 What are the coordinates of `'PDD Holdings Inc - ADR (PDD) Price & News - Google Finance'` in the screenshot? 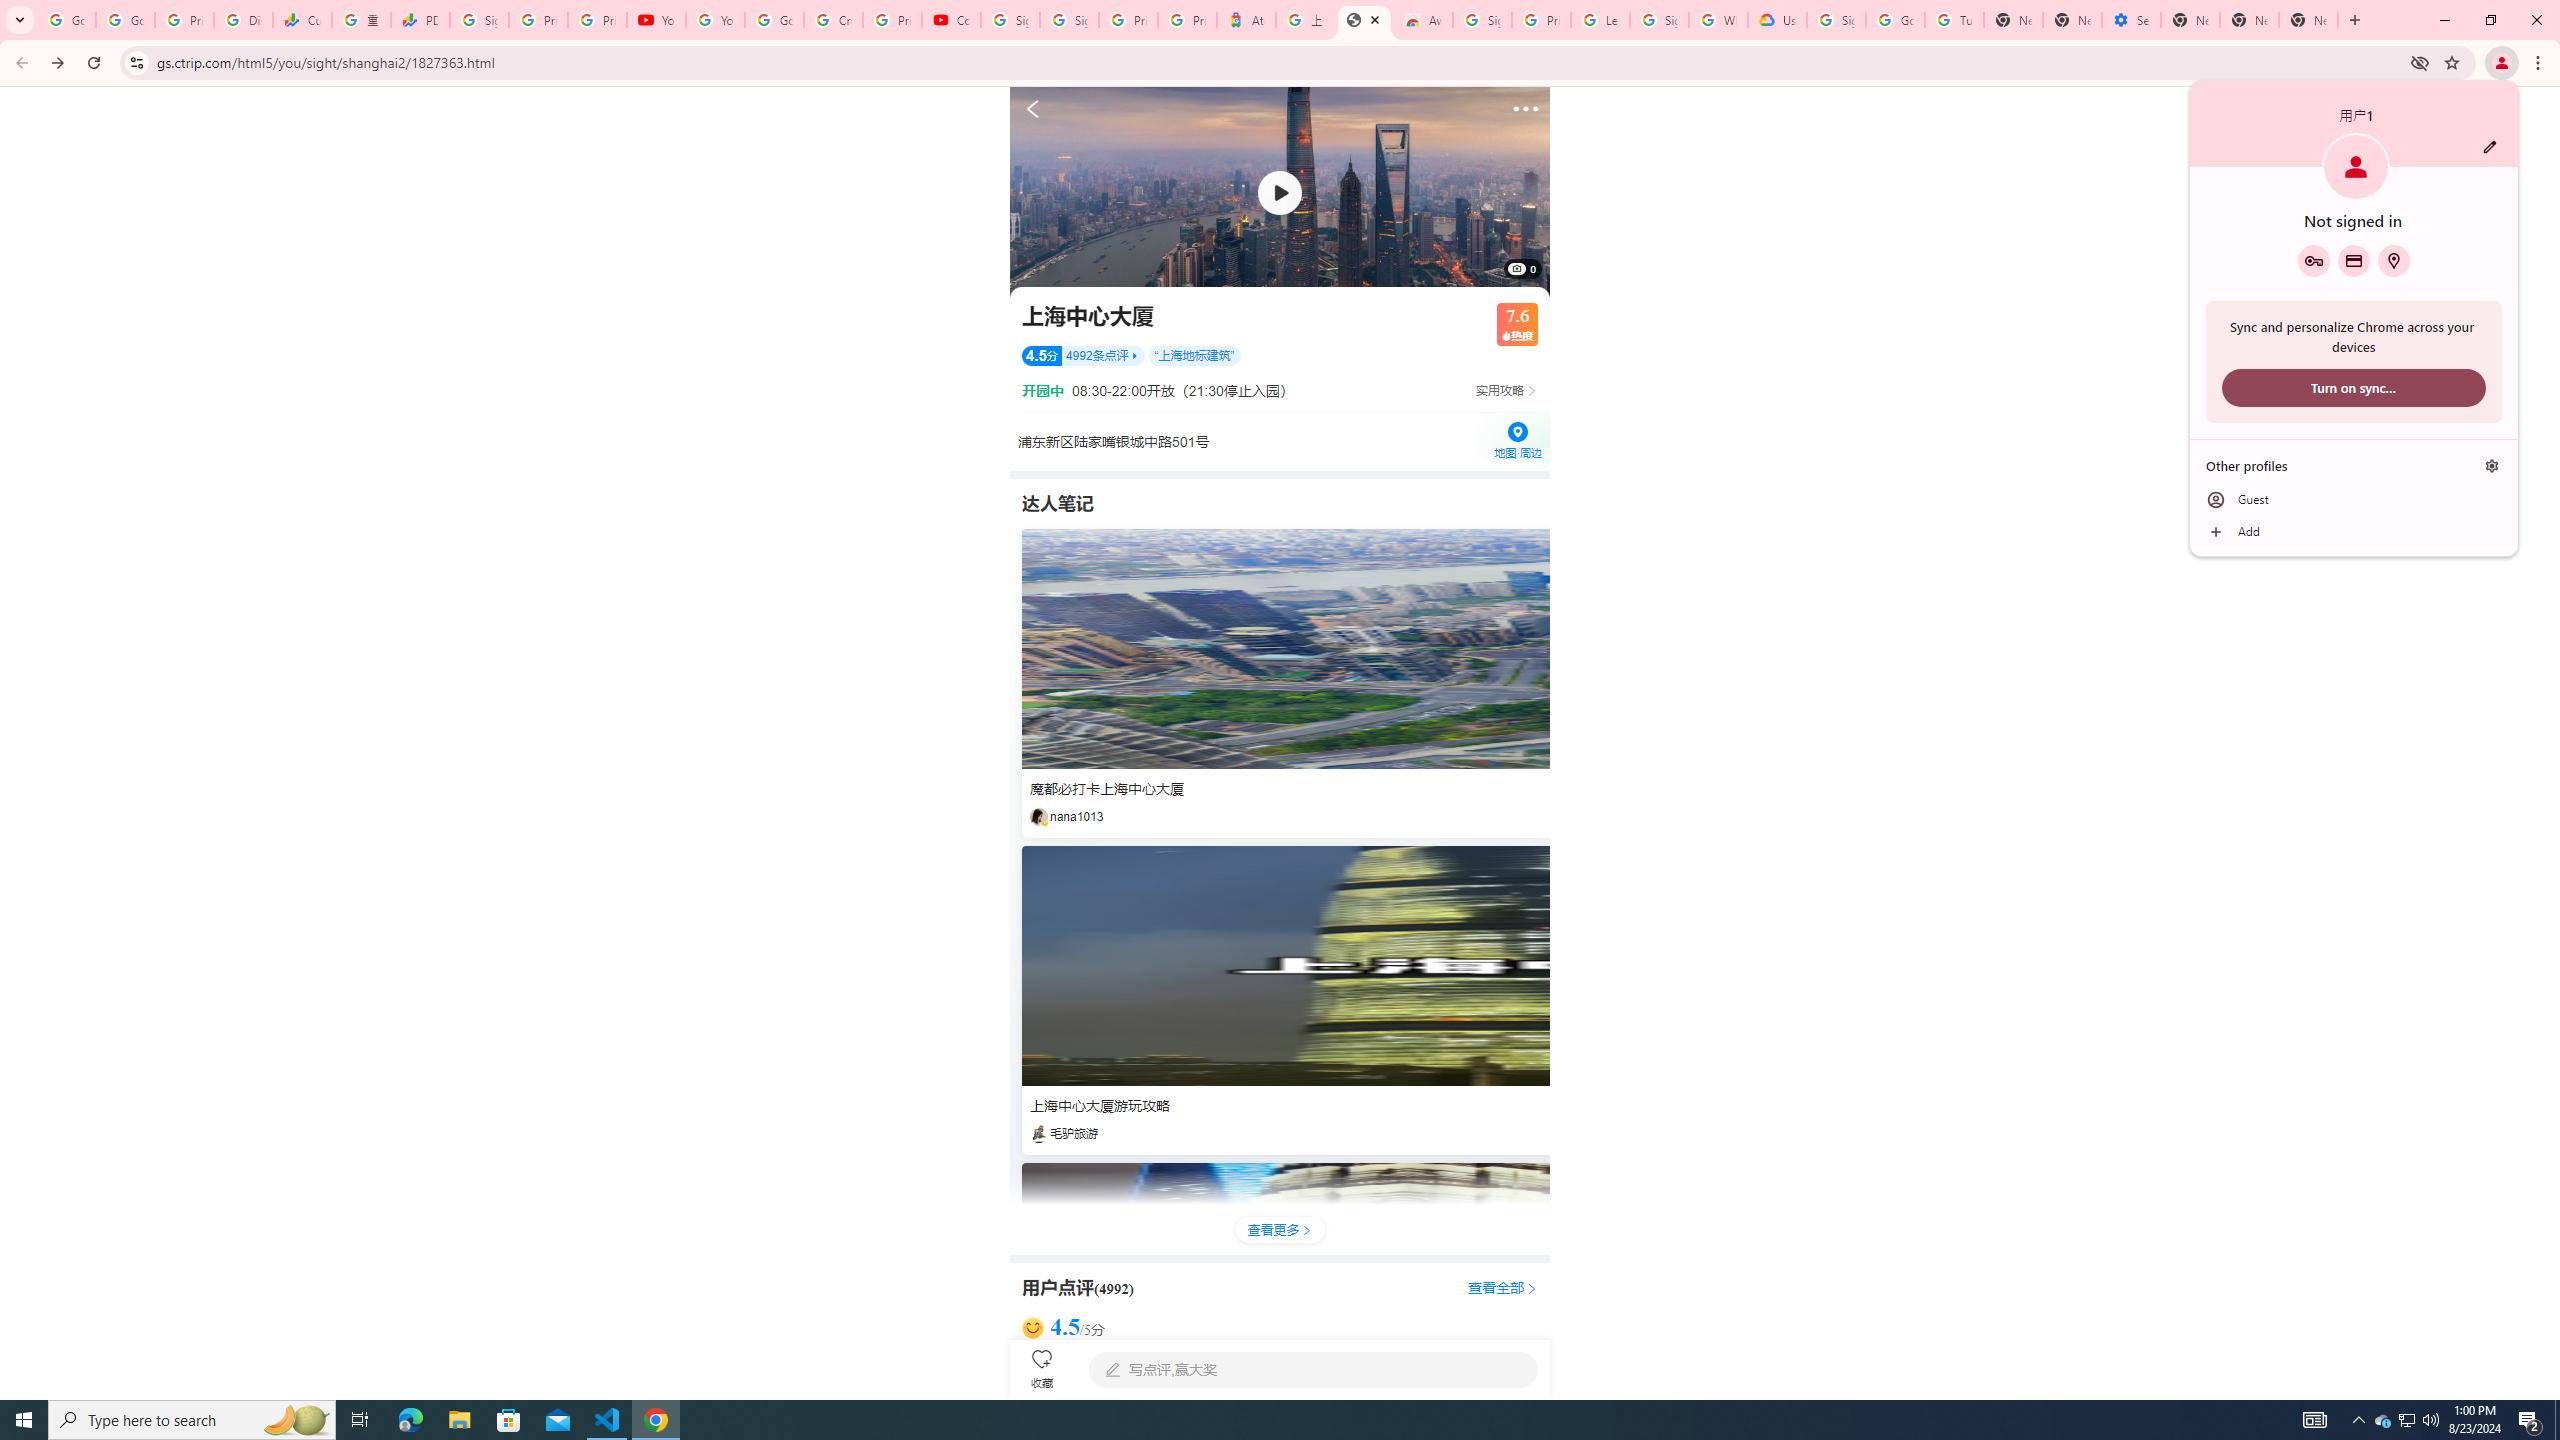 It's located at (419, 19).